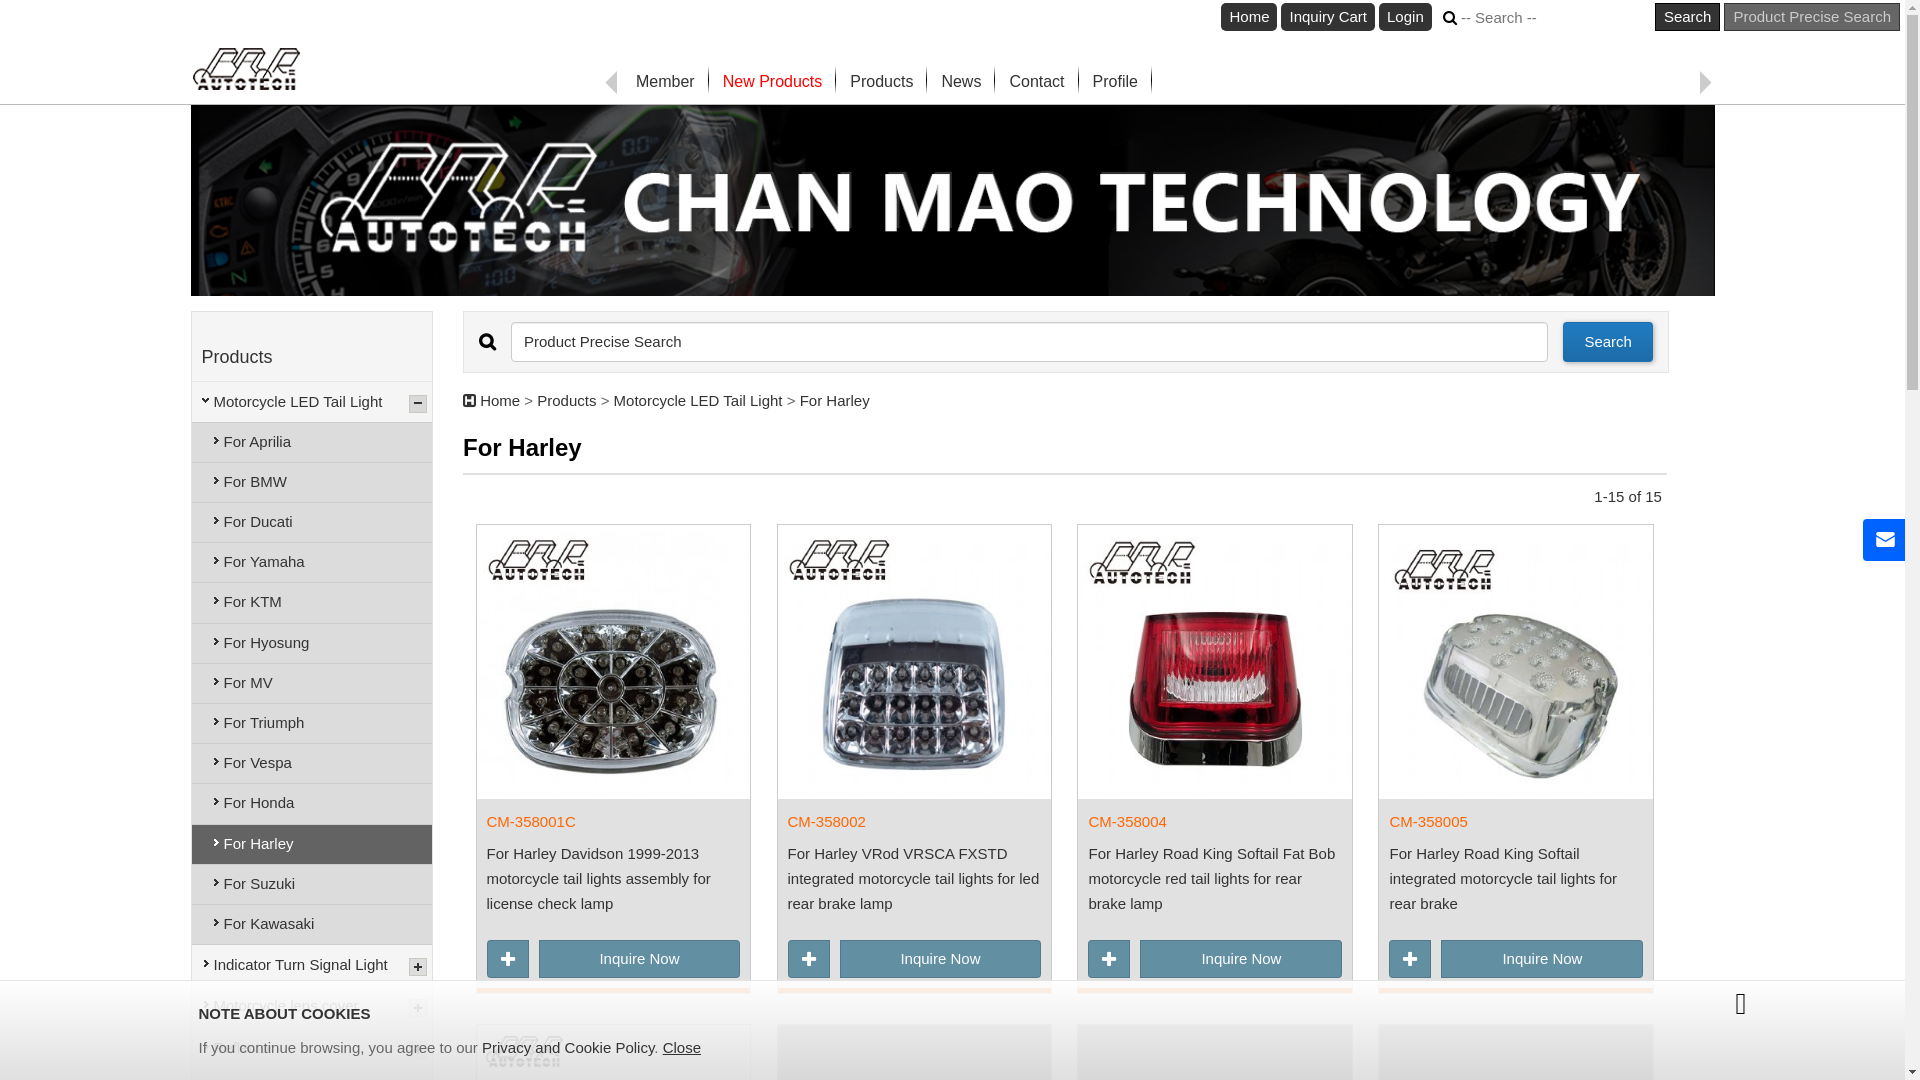 The image size is (1920, 1080). Describe the element at coordinates (192, 682) in the screenshot. I see `'For MV'` at that location.